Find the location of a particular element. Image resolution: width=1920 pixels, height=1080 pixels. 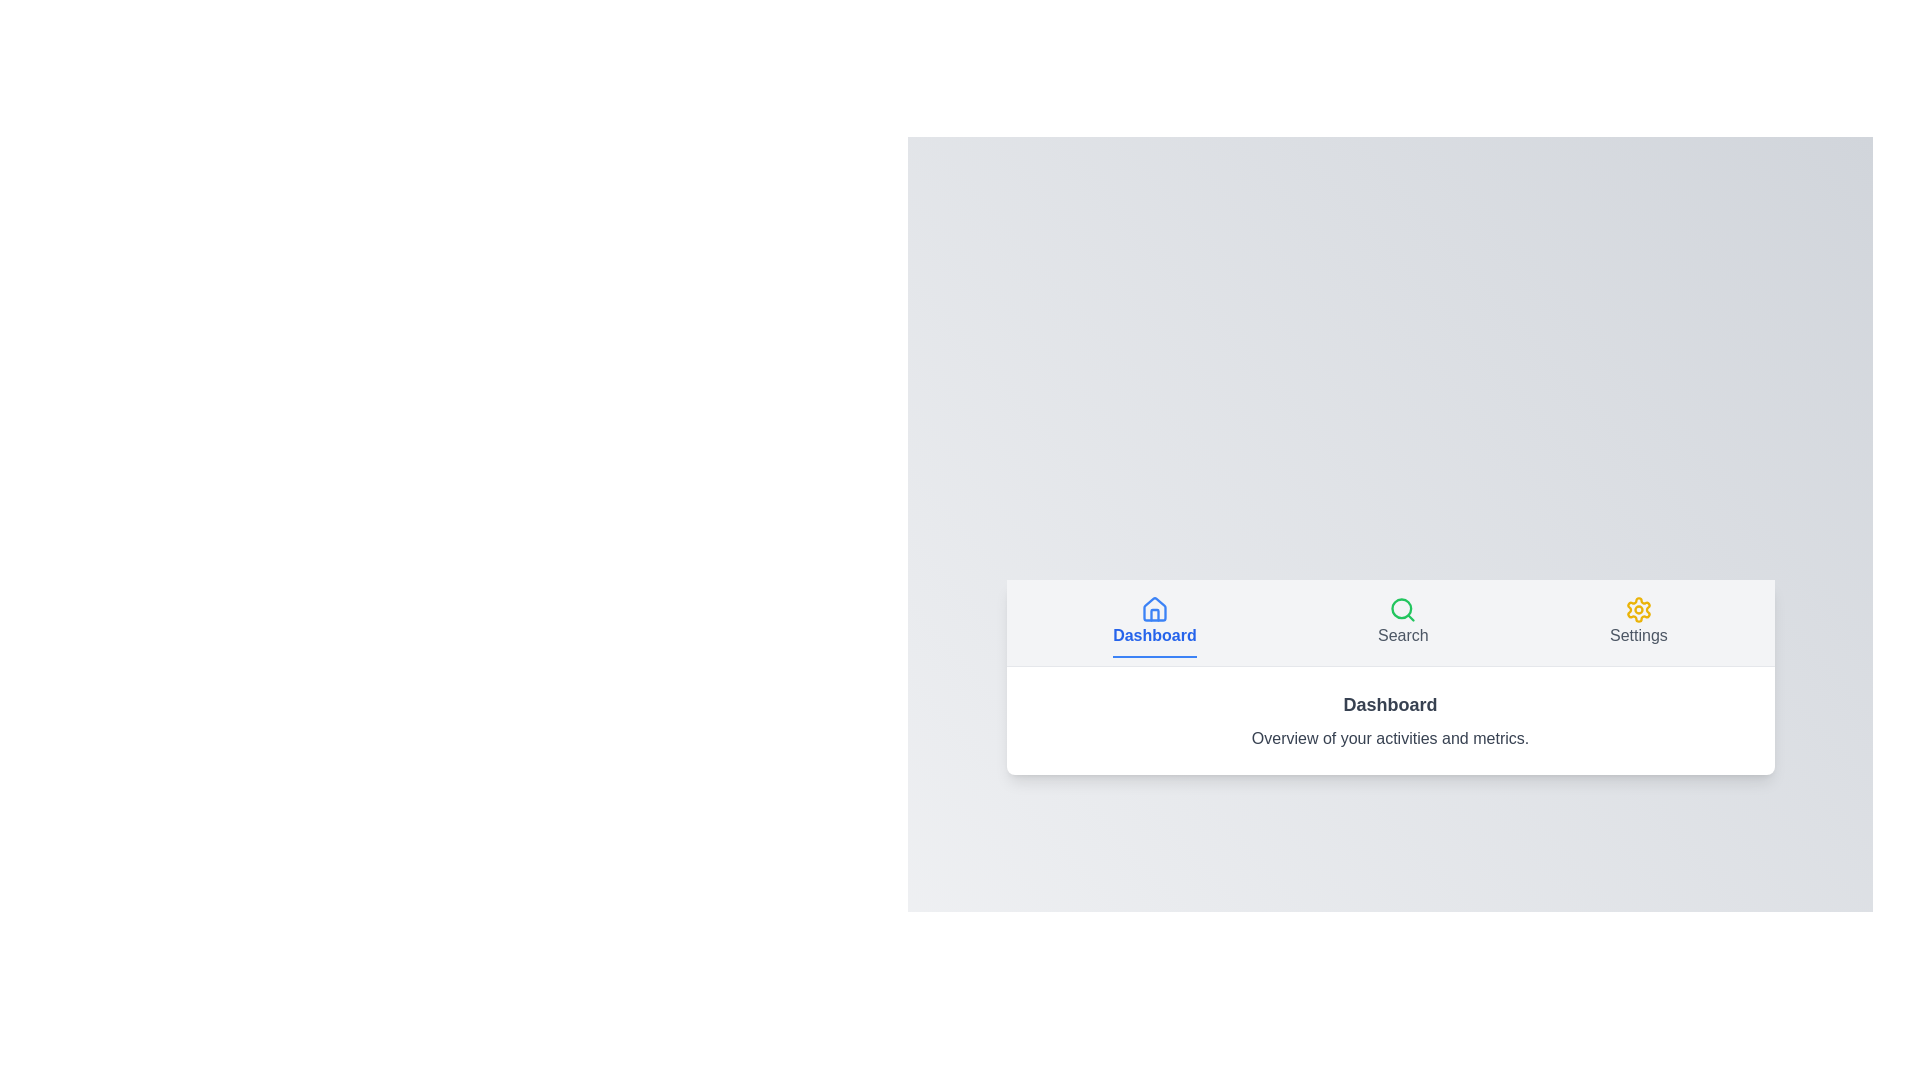

the Search tab by clicking on its button is located at coordinates (1402, 621).